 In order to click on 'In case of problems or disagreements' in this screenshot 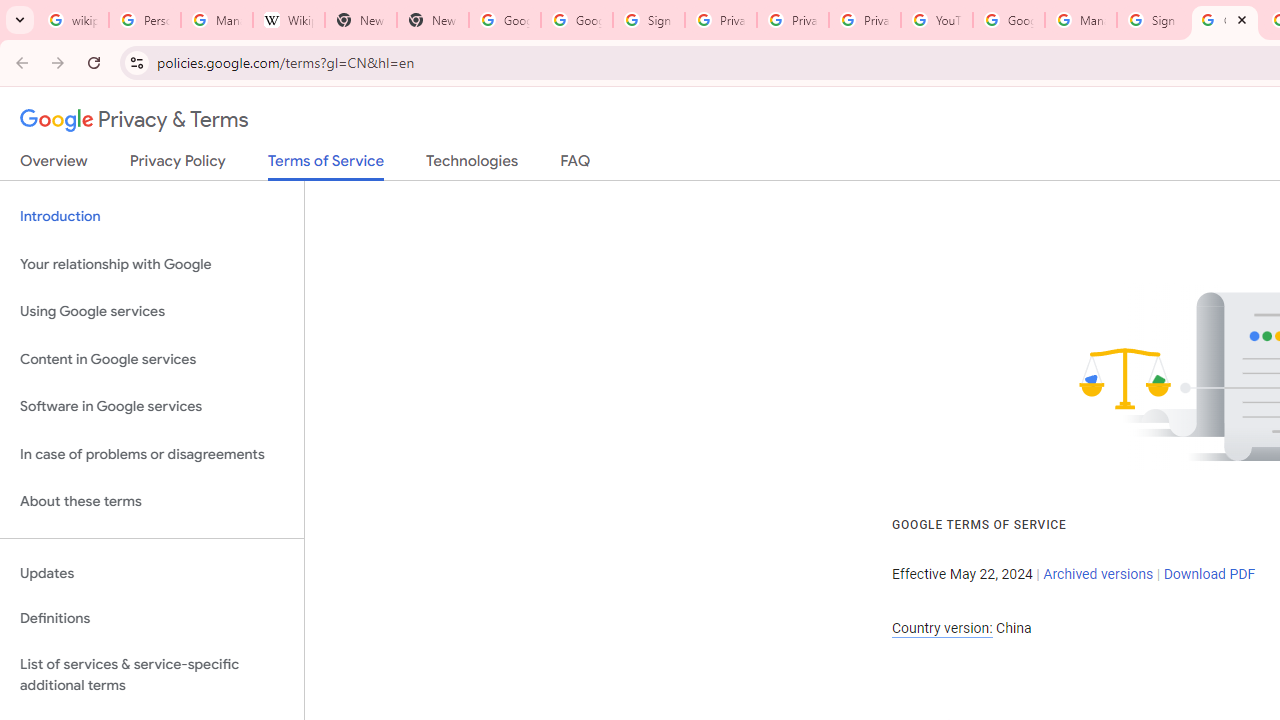, I will do `click(151, 454)`.